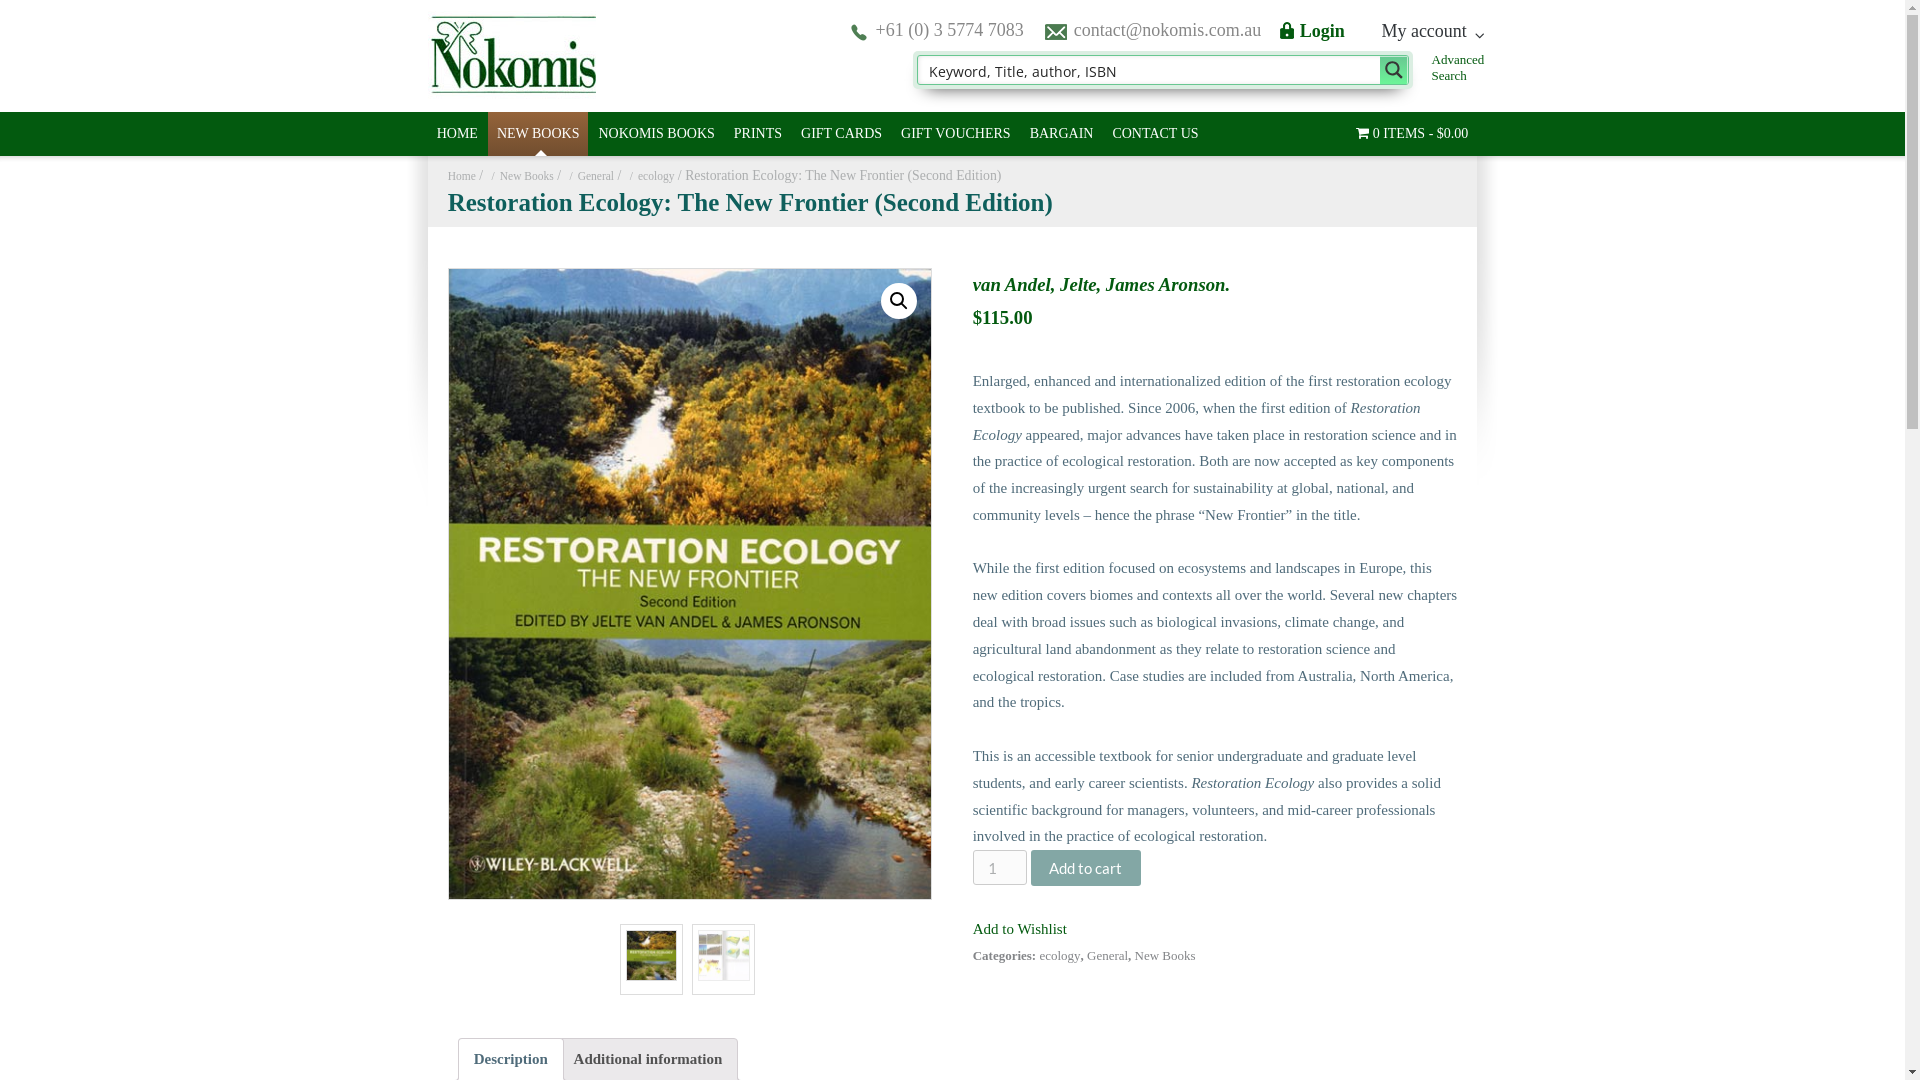 The image size is (1920, 1080). Describe the element at coordinates (1458, 66) in the screenshot. I see `'Advanced Search'` at that location.